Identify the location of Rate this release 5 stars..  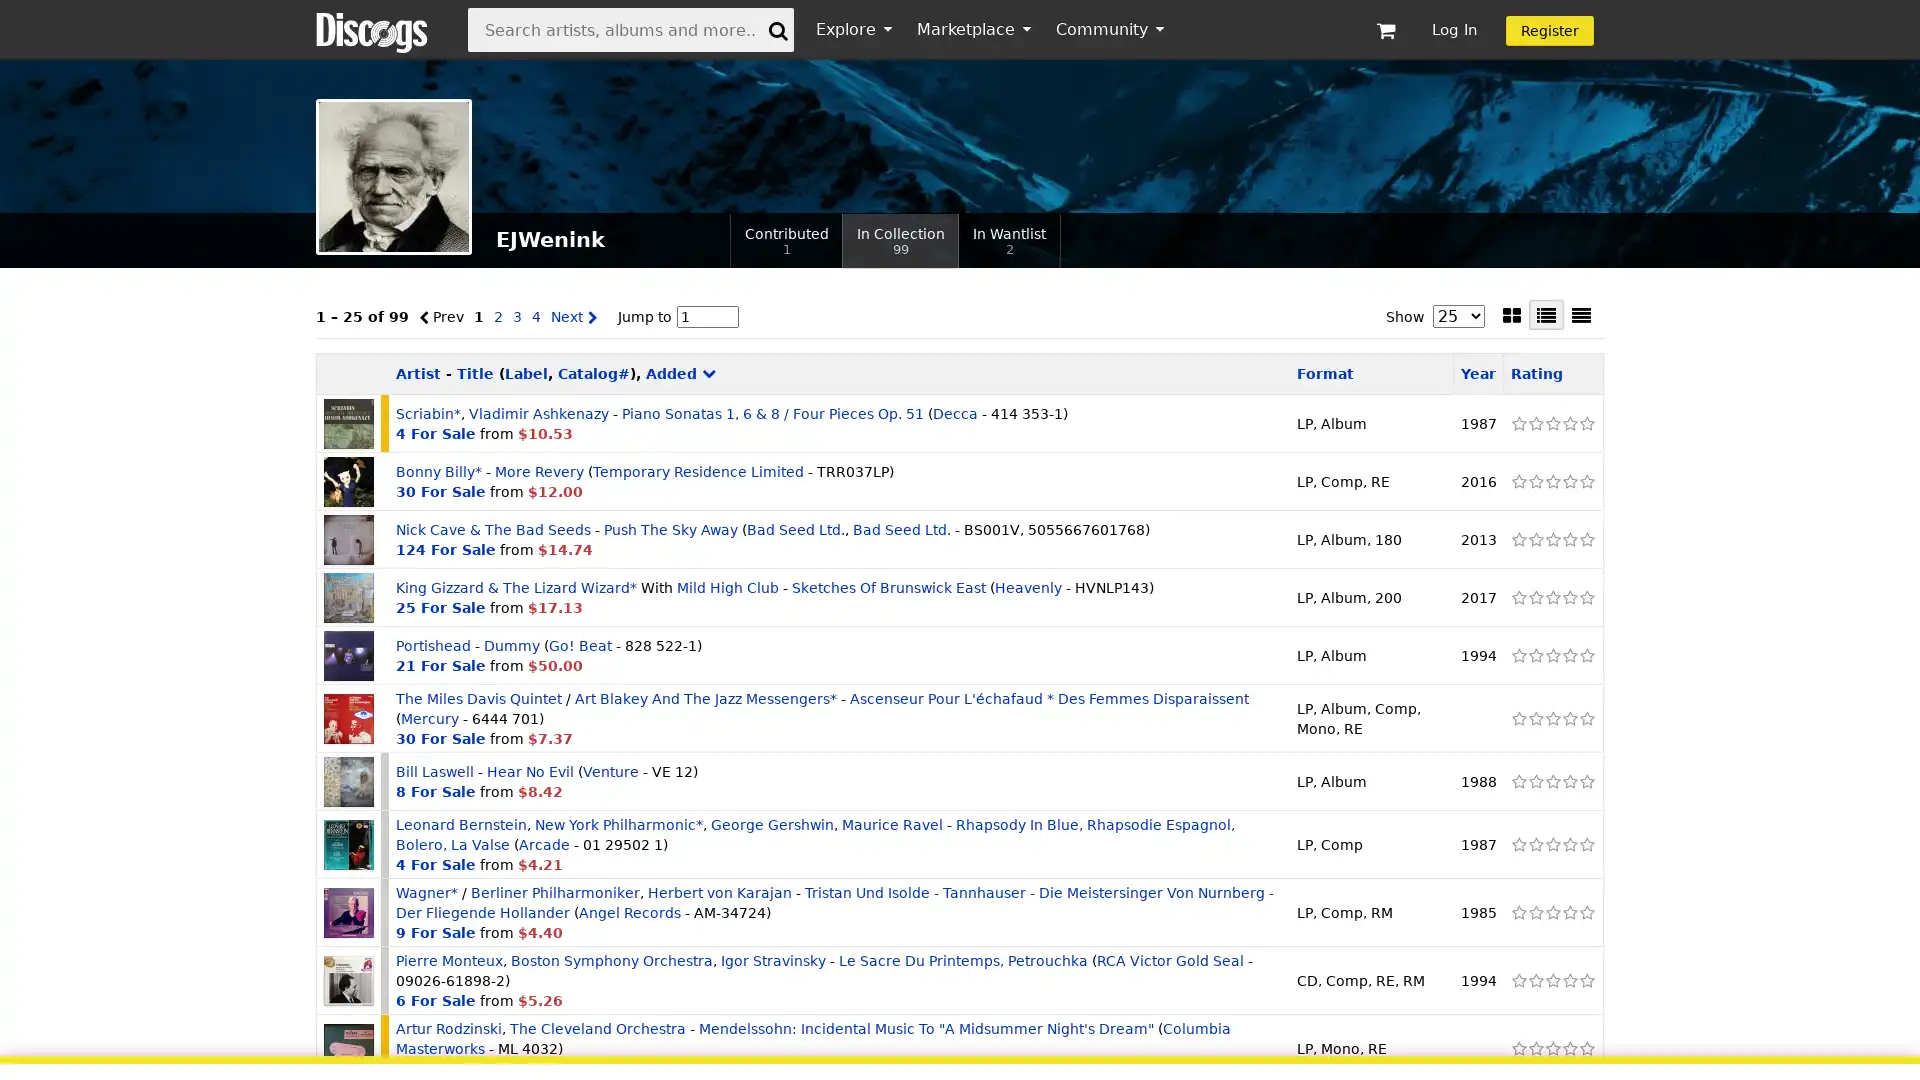
(1585, 596).